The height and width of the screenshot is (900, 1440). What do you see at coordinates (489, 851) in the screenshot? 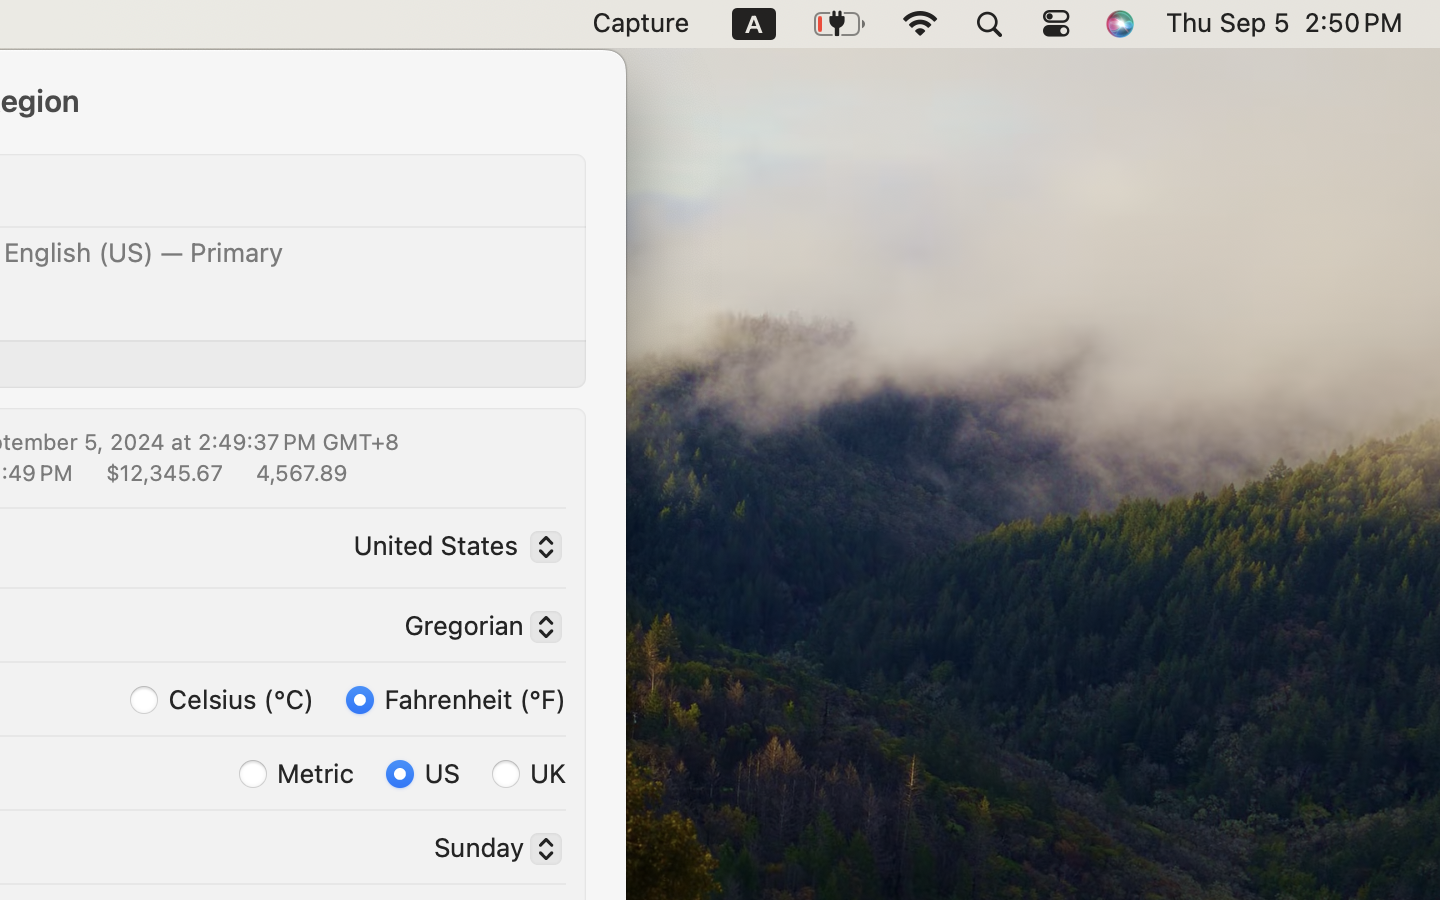
I see `'Sunday'` at bounding box center [489, 851].